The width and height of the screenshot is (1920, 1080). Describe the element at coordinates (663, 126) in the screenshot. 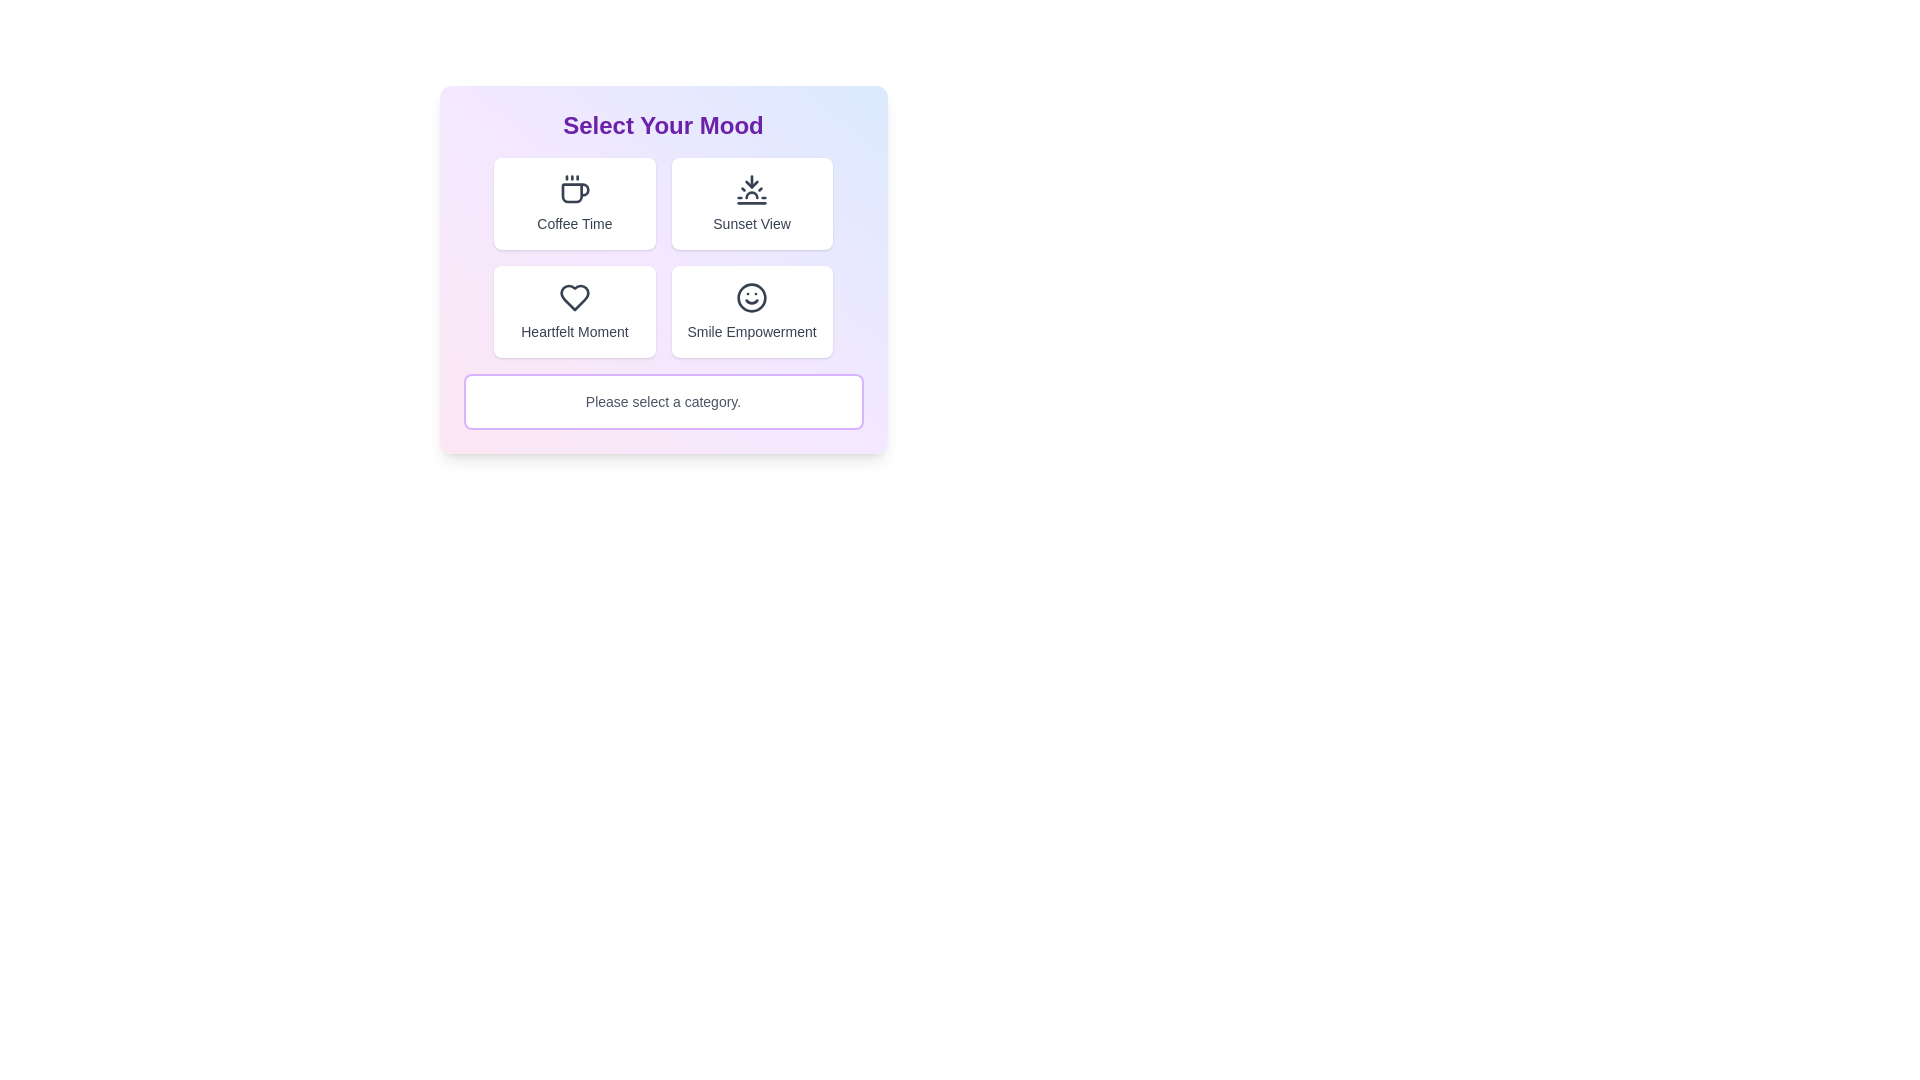

I see `text 'Select Your Mood' from the prominent header with bold, purple text at the top of the content card` at that location.